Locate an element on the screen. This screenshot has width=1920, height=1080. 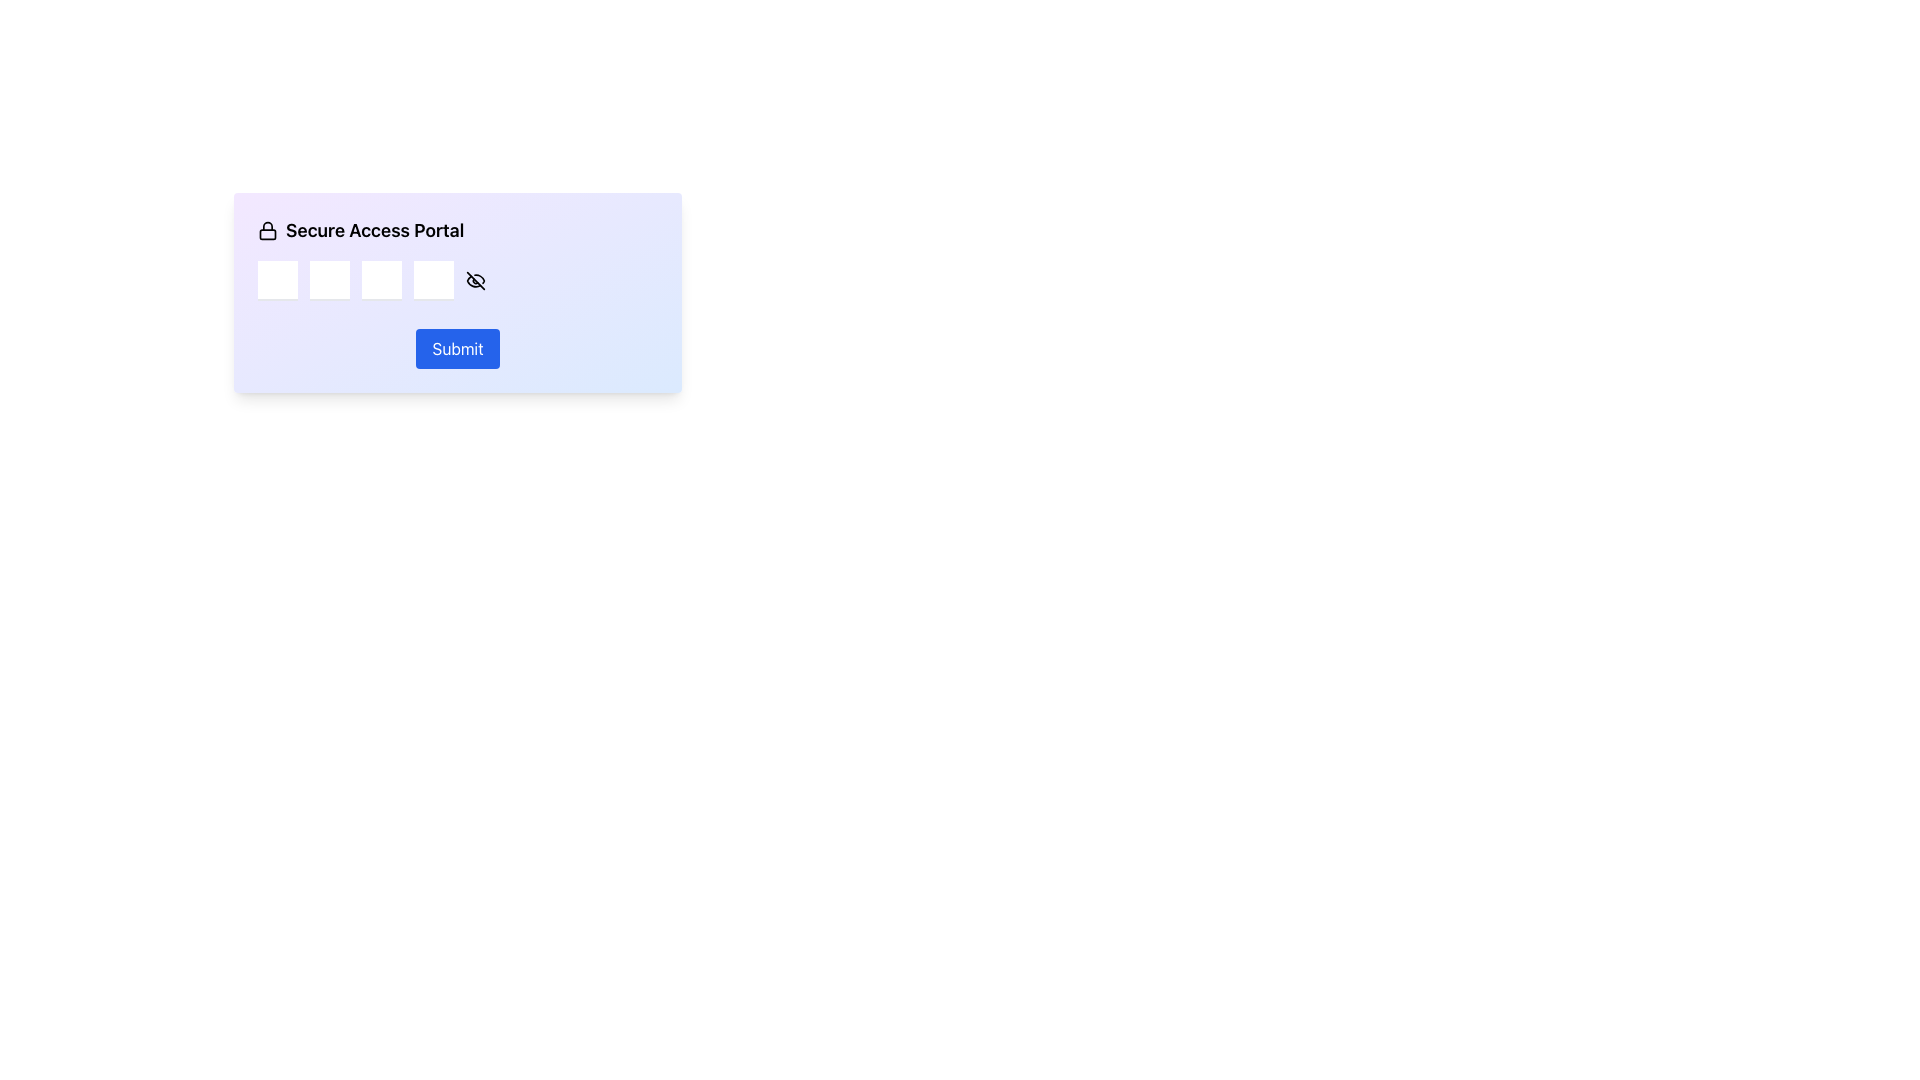
the visibility icon within the secure access form is located at coordinates (456, 293).